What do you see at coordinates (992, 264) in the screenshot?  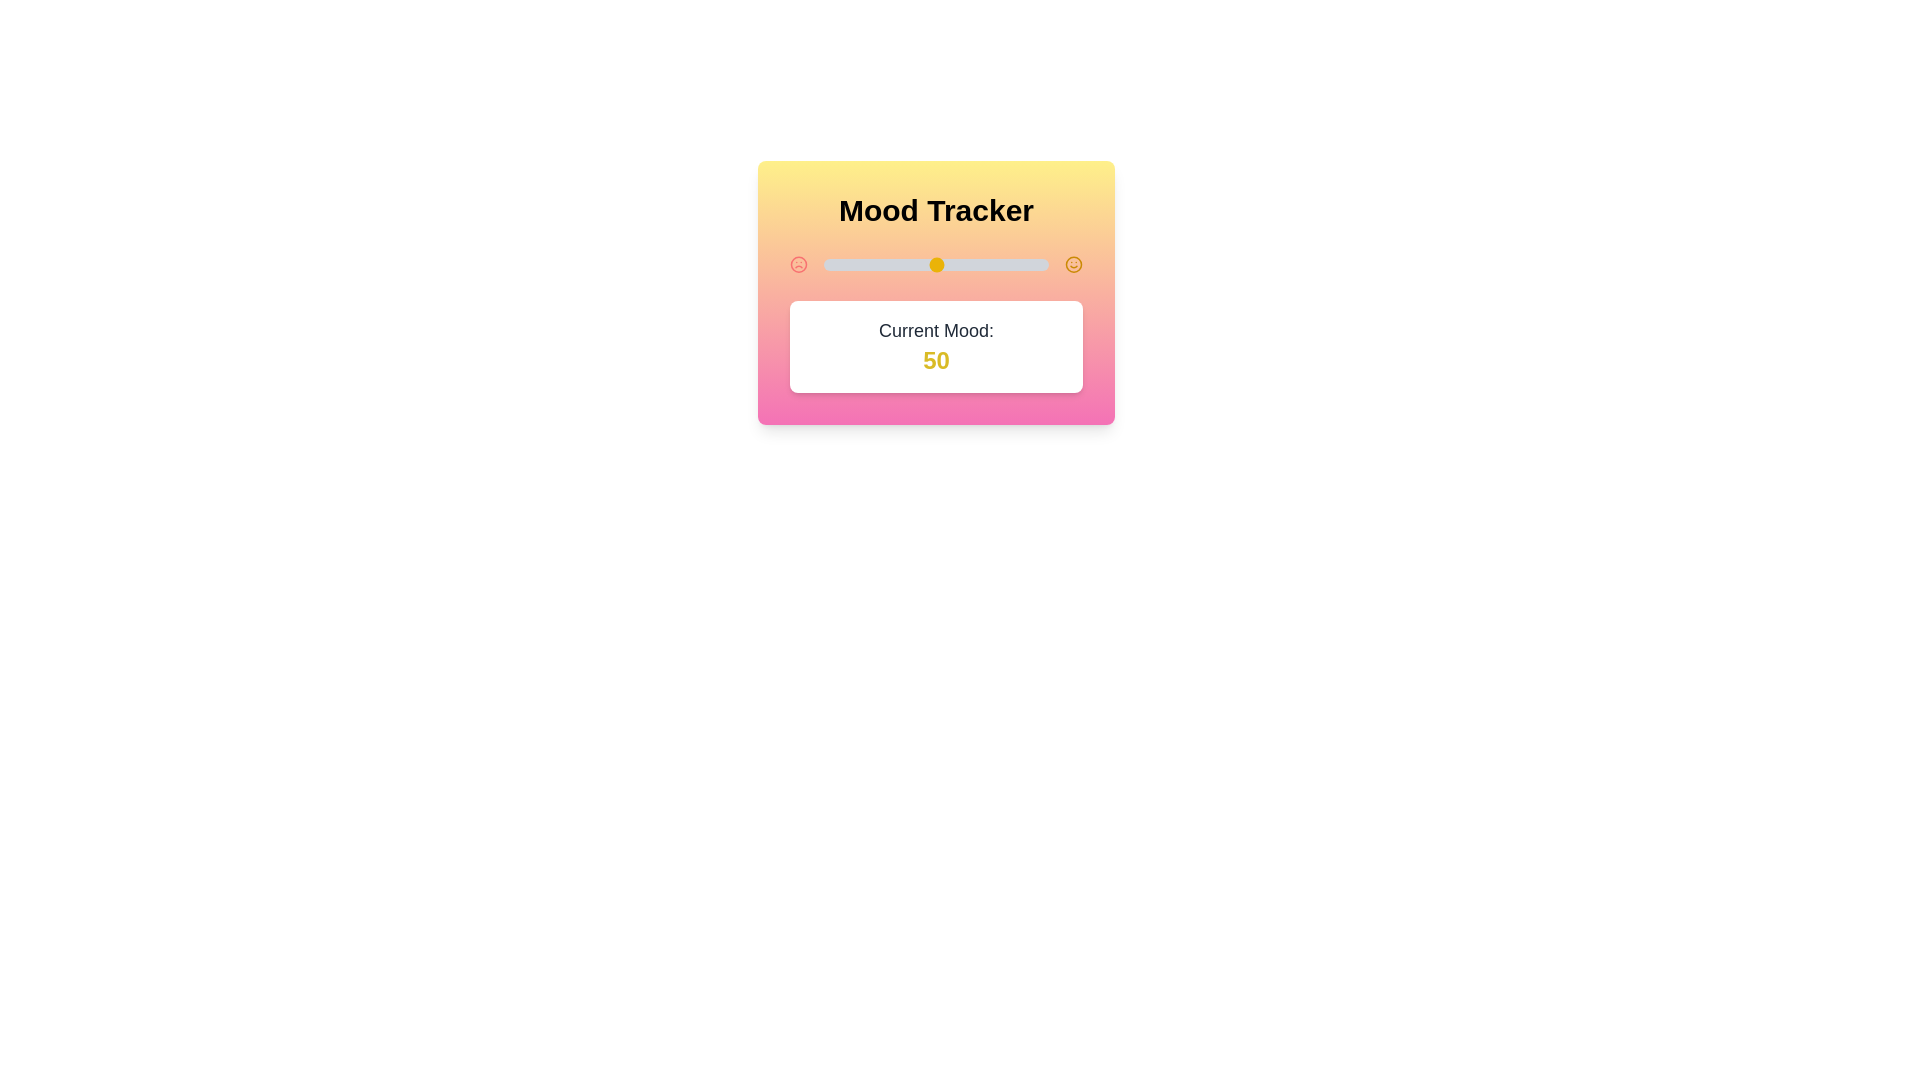 I see `the mood slider to set the mood value to 75` at bounding box center [992, 264].